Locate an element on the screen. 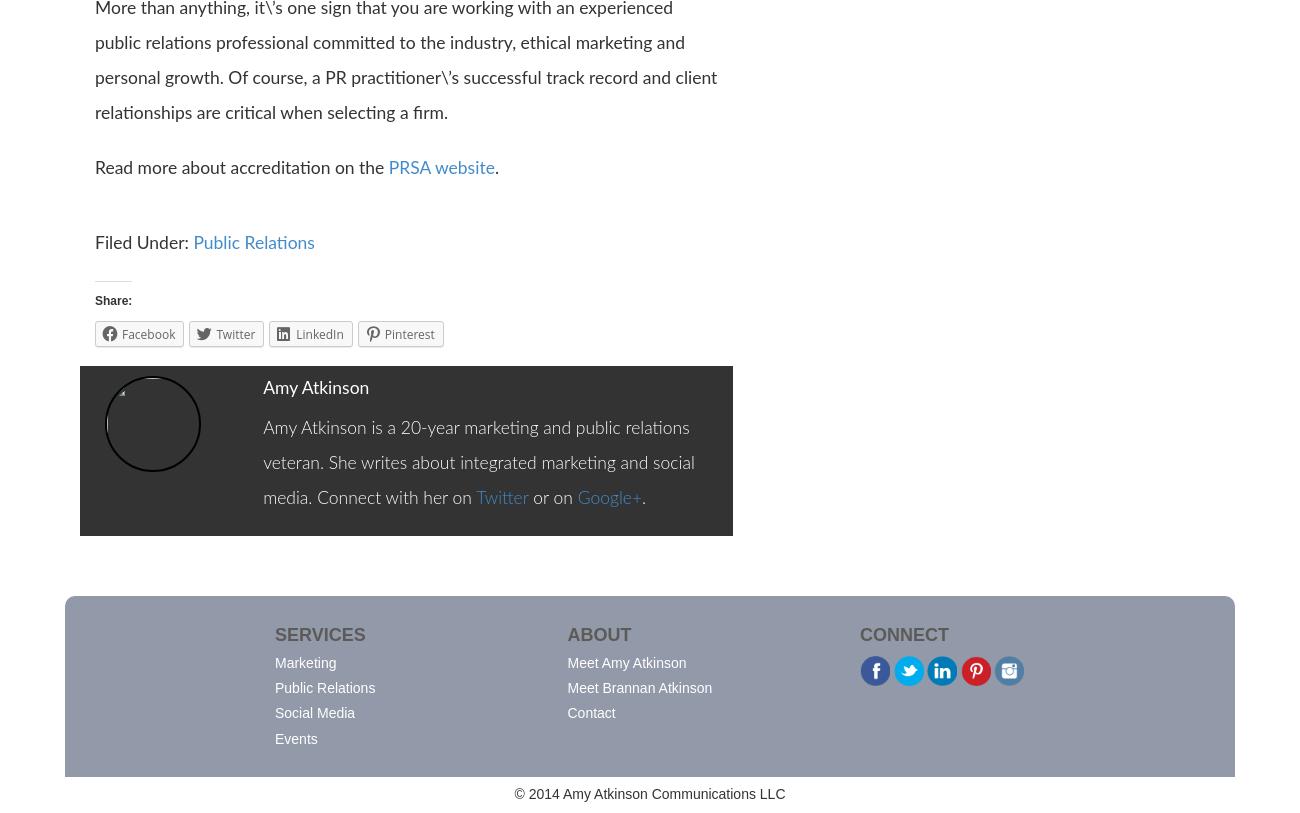 The height and width of the screenshot is (813, 1300). '© 2014 Amy Atkinson Communications LLC' is located at coordinates (649, 793).